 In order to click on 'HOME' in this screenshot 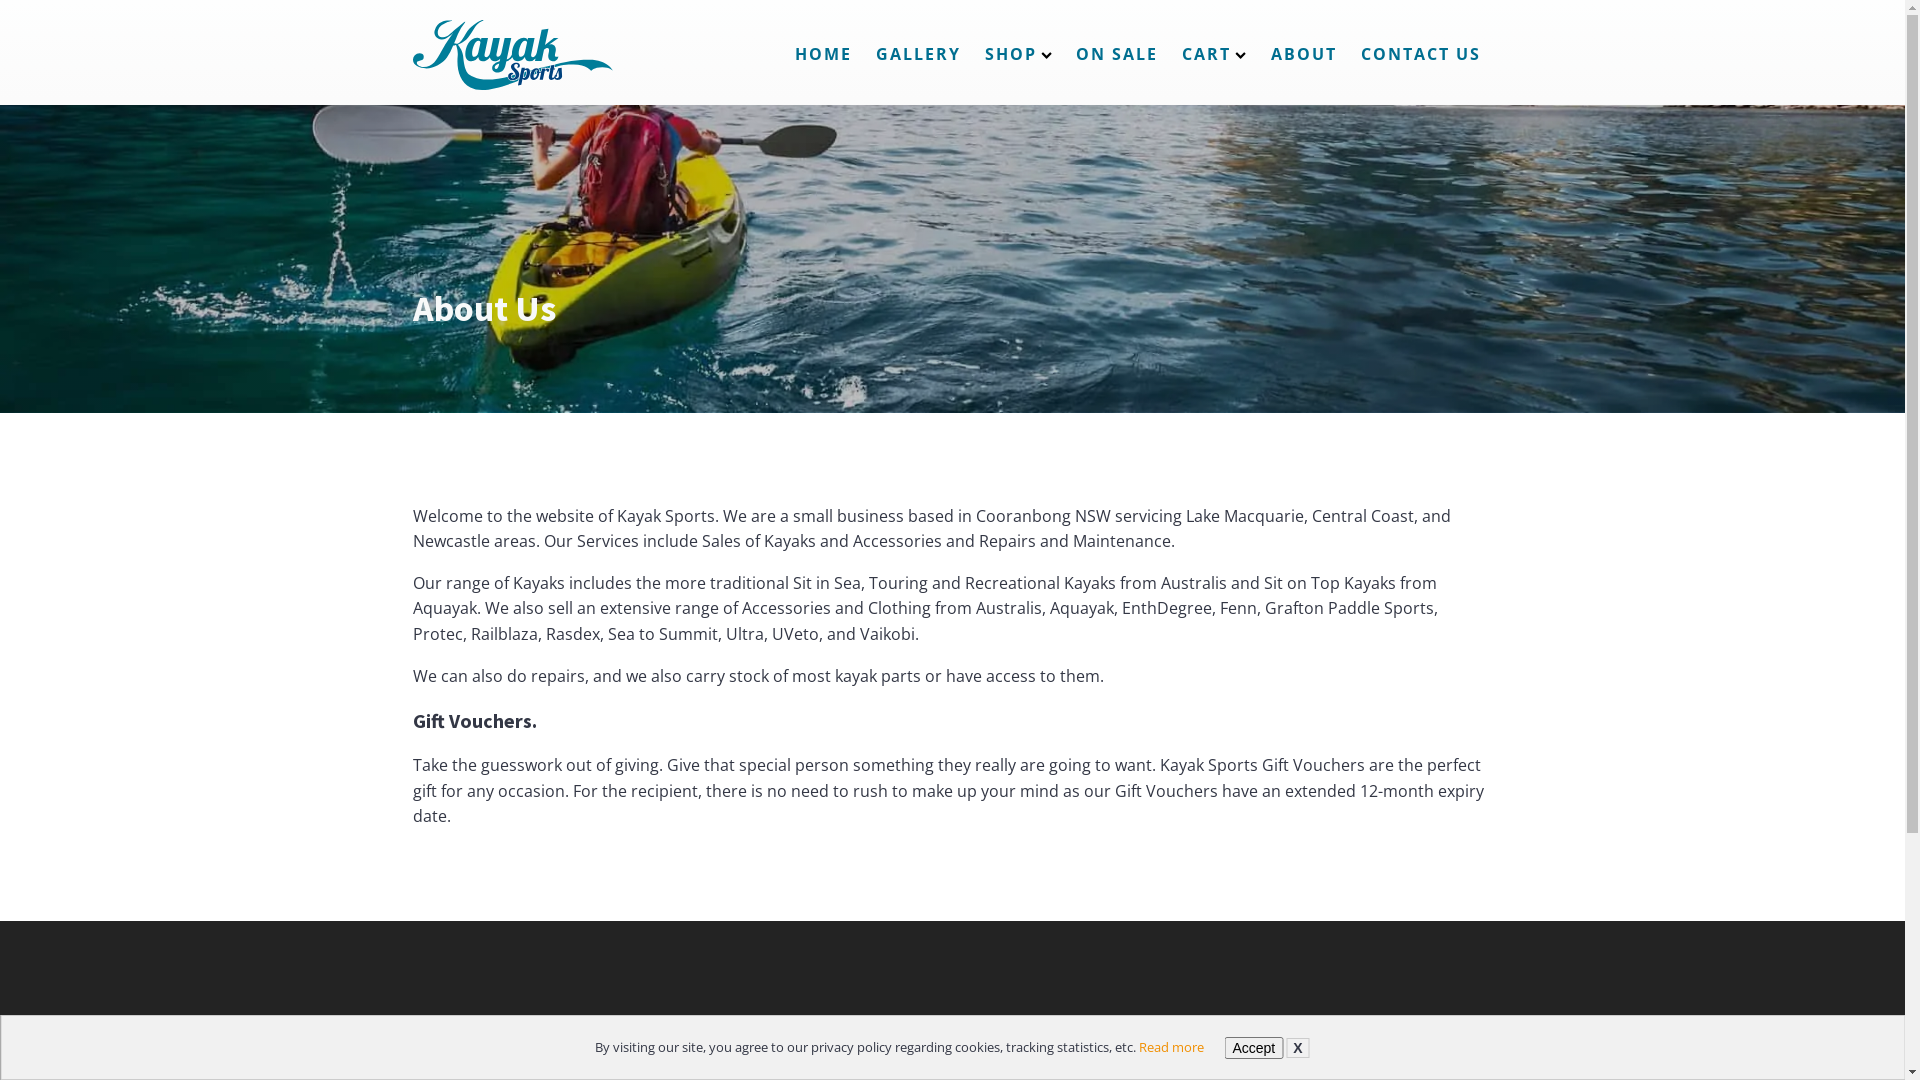, I will do `click(781, 53)`.